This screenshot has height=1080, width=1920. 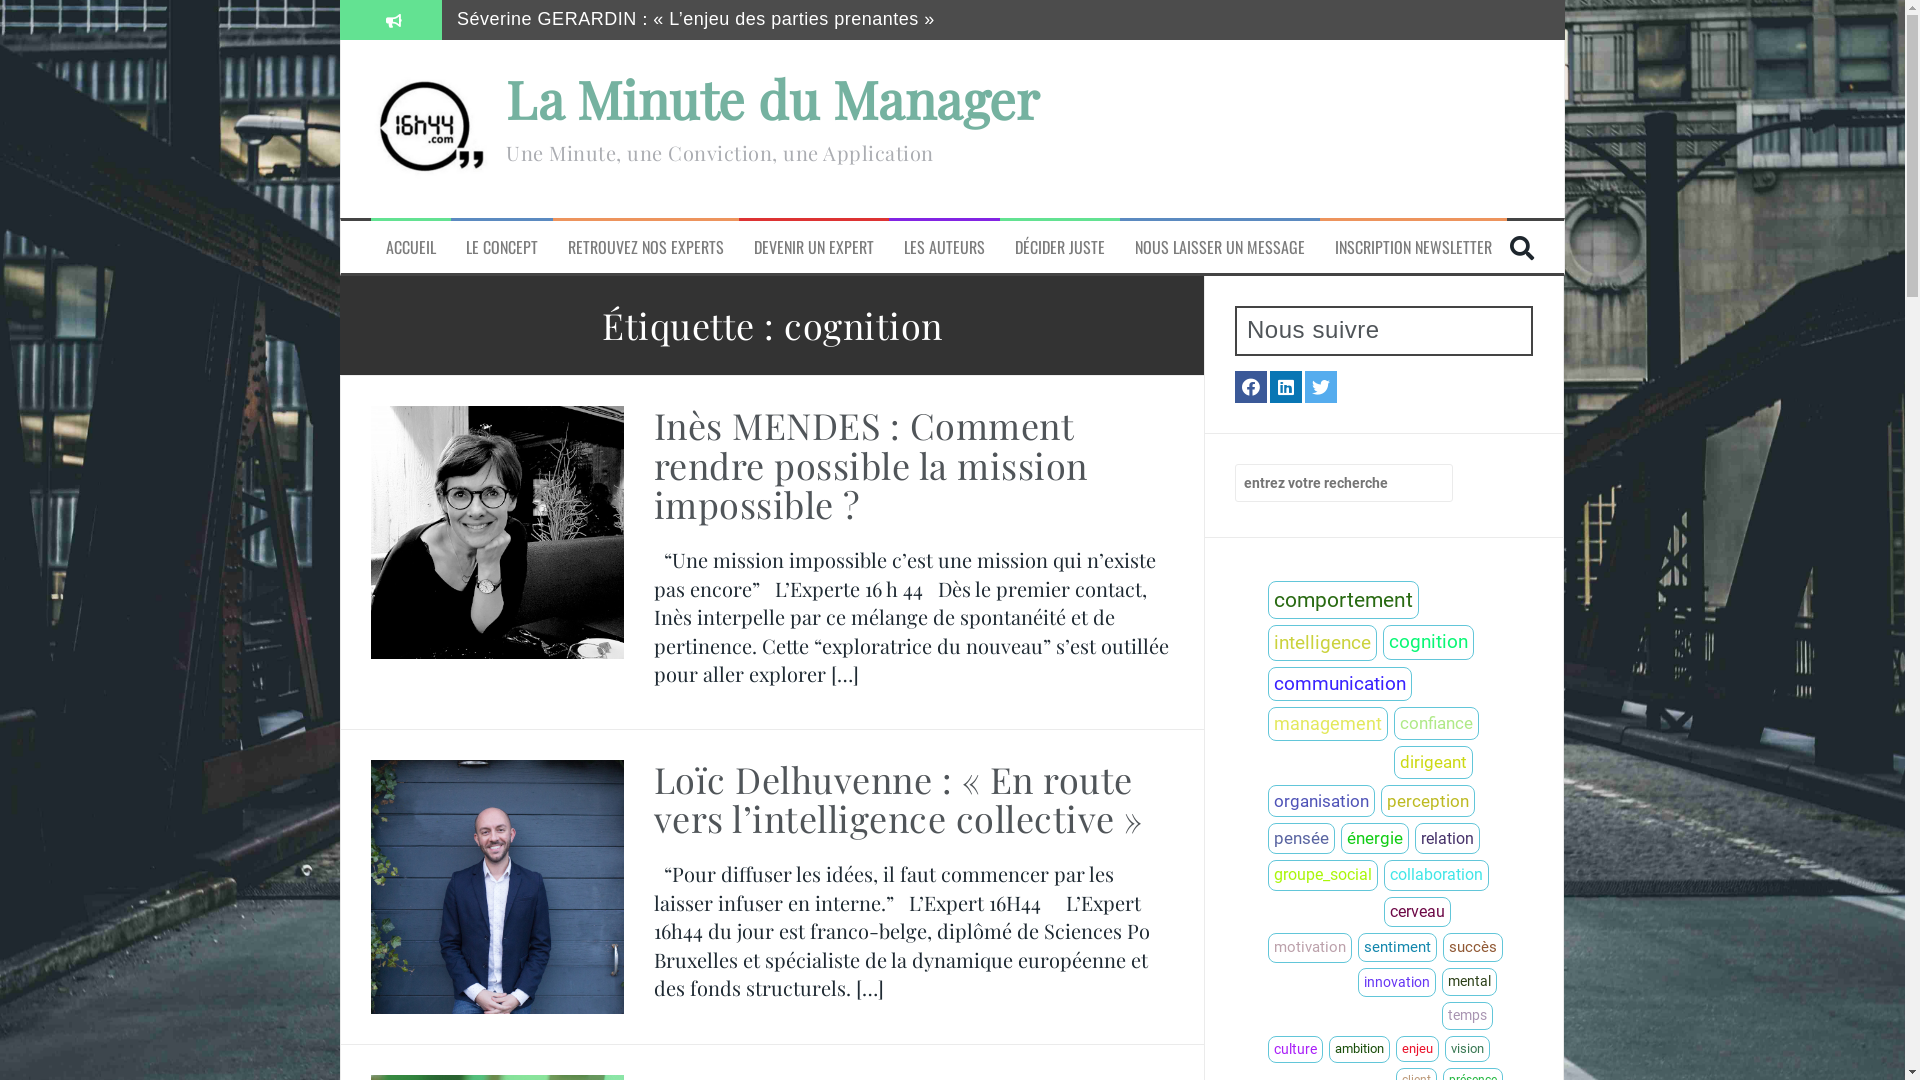 What do you see at coordinates (1250, 386) in the screenshot?
I see `'Facebook'` at bounding box center [1250, 386].